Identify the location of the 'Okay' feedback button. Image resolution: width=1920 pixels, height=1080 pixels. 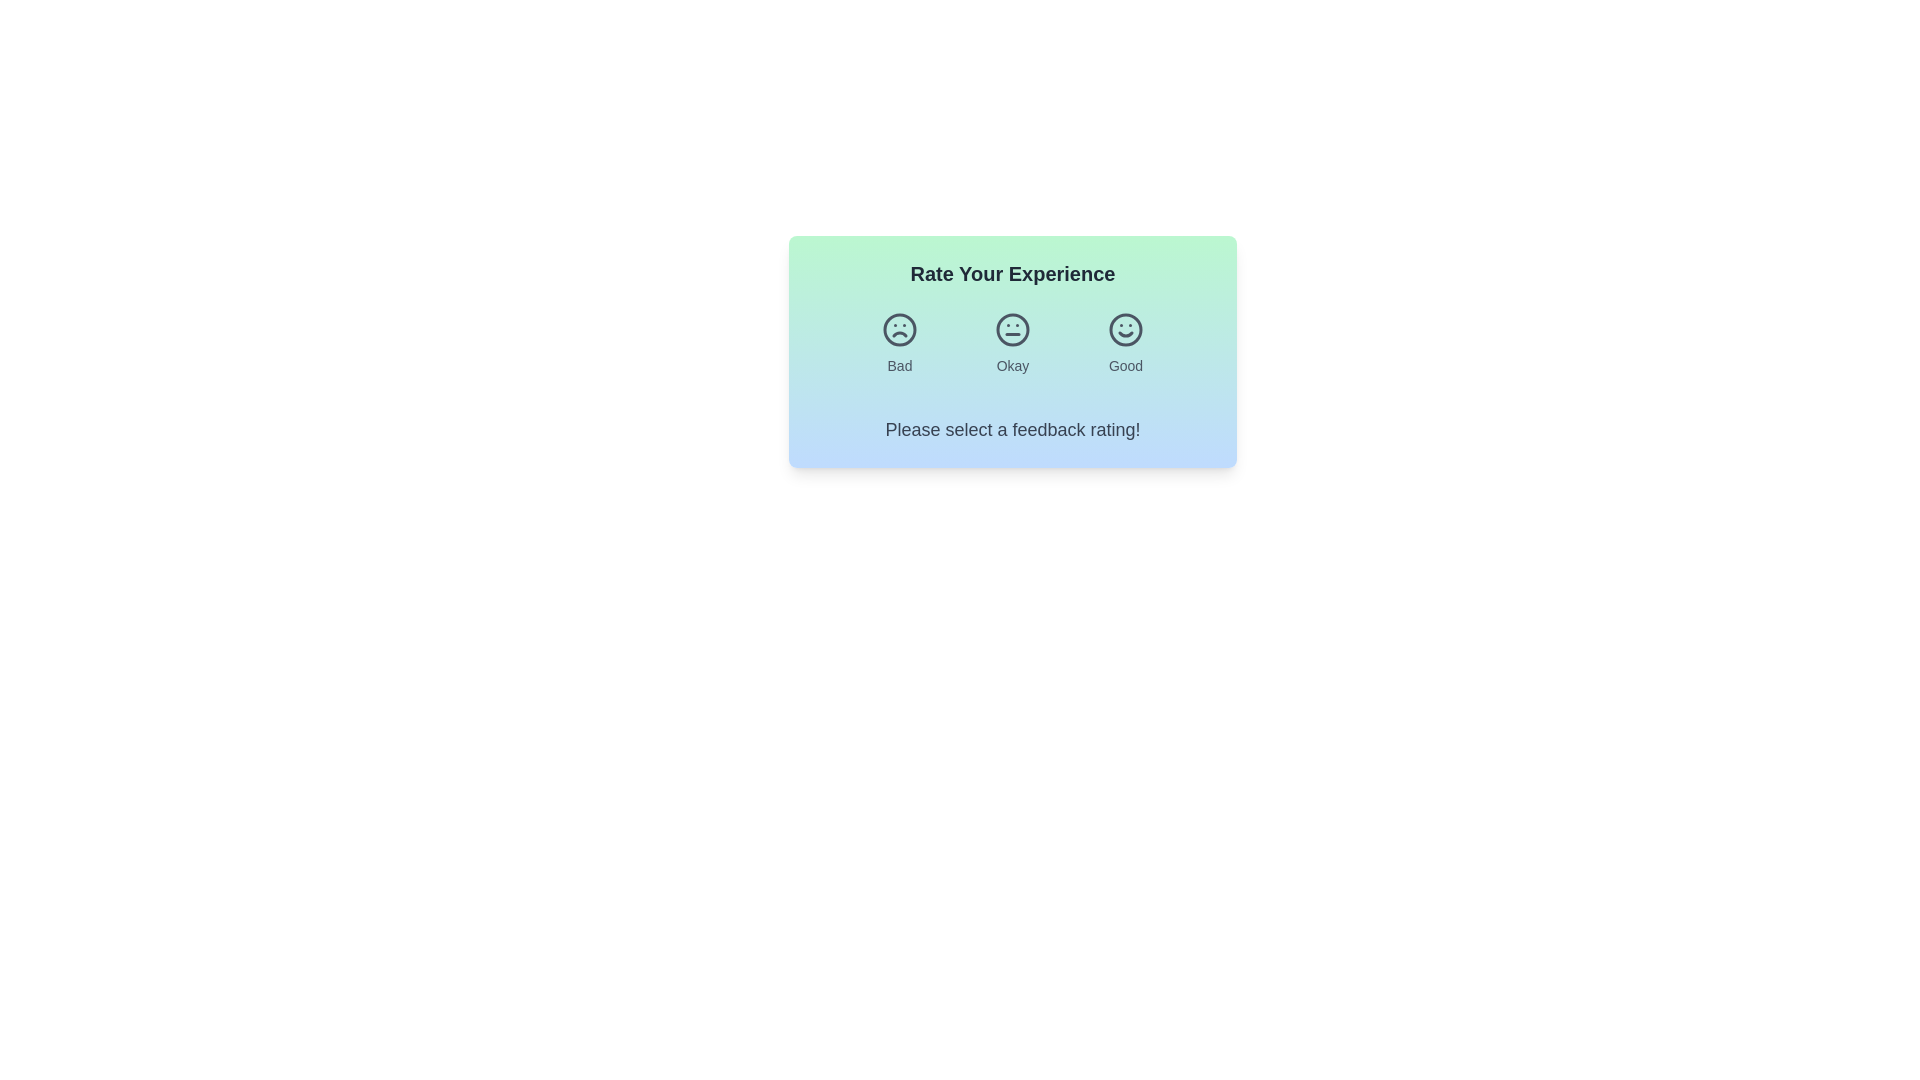
(1012, 342).